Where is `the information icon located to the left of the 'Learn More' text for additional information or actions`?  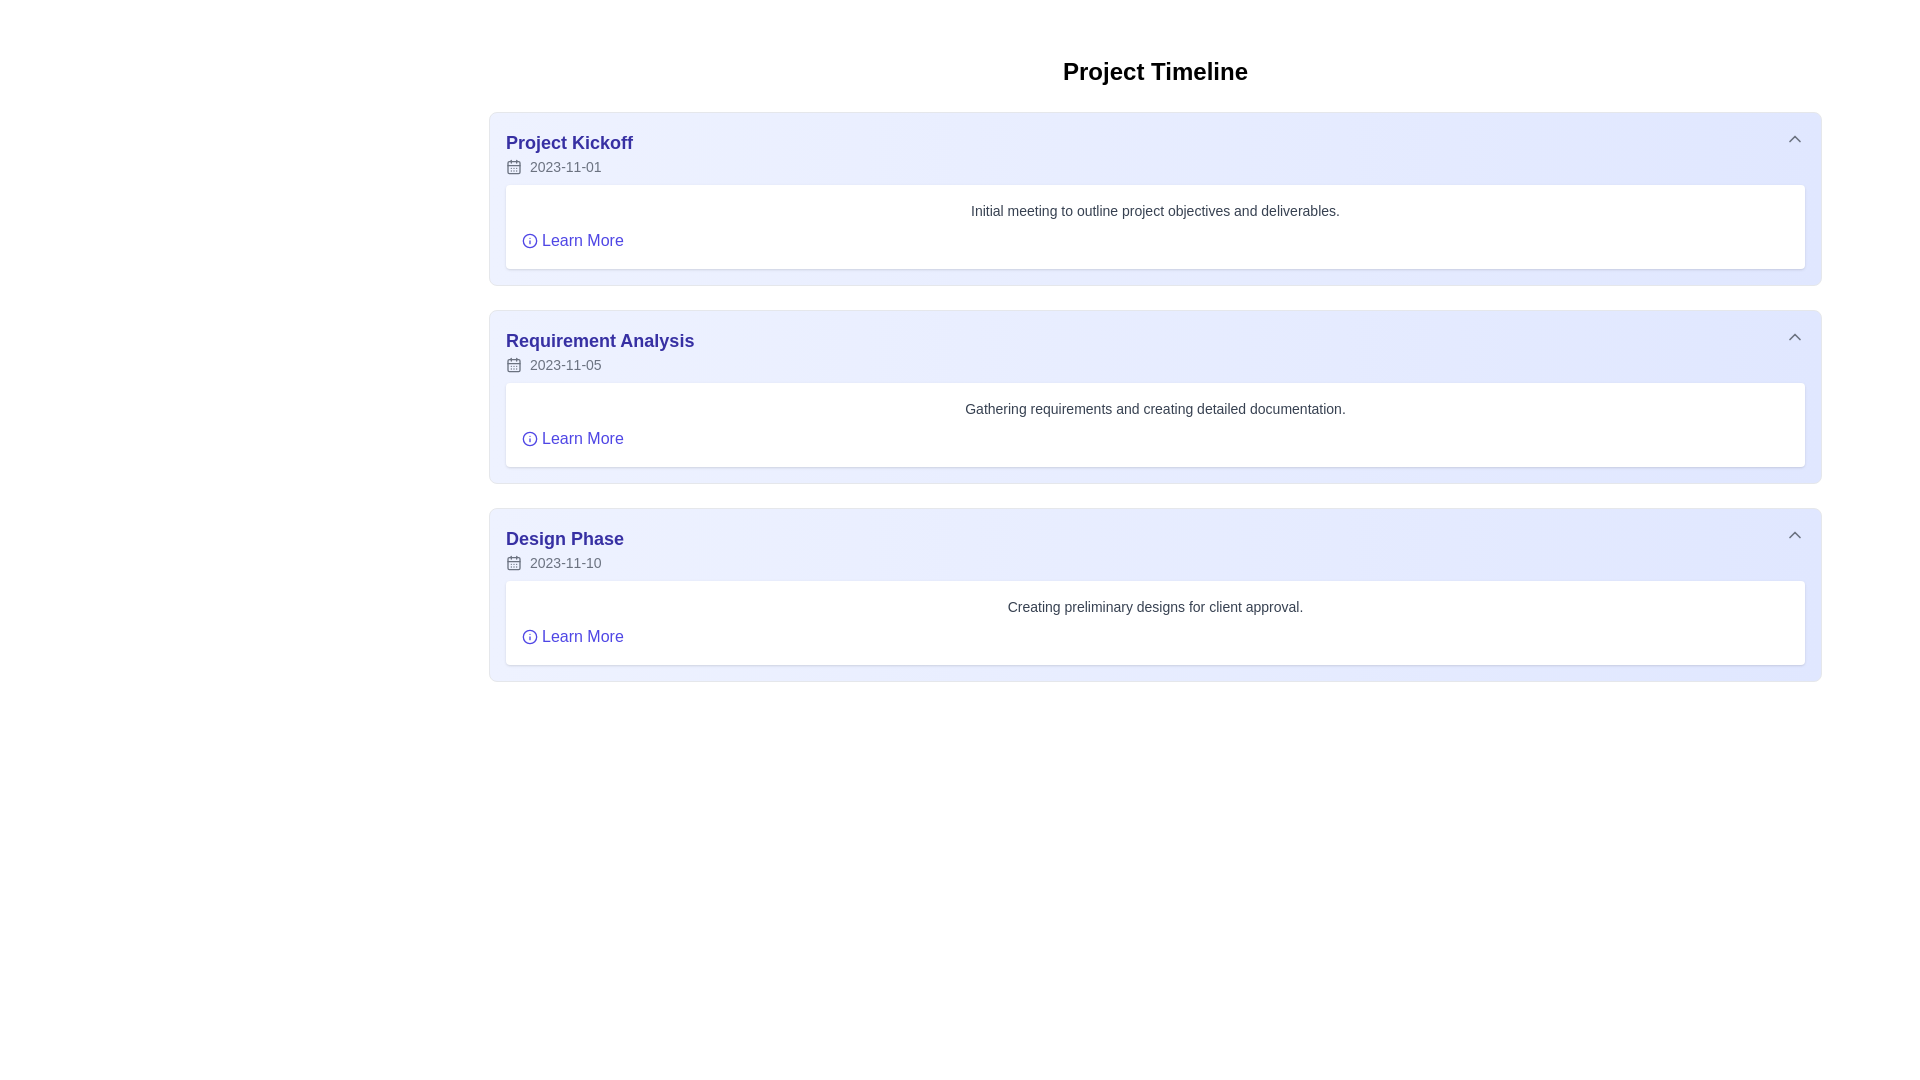 the information icon located to the left of the 'Learn More' text for additional information or actions is located at coordinates (529, 438).